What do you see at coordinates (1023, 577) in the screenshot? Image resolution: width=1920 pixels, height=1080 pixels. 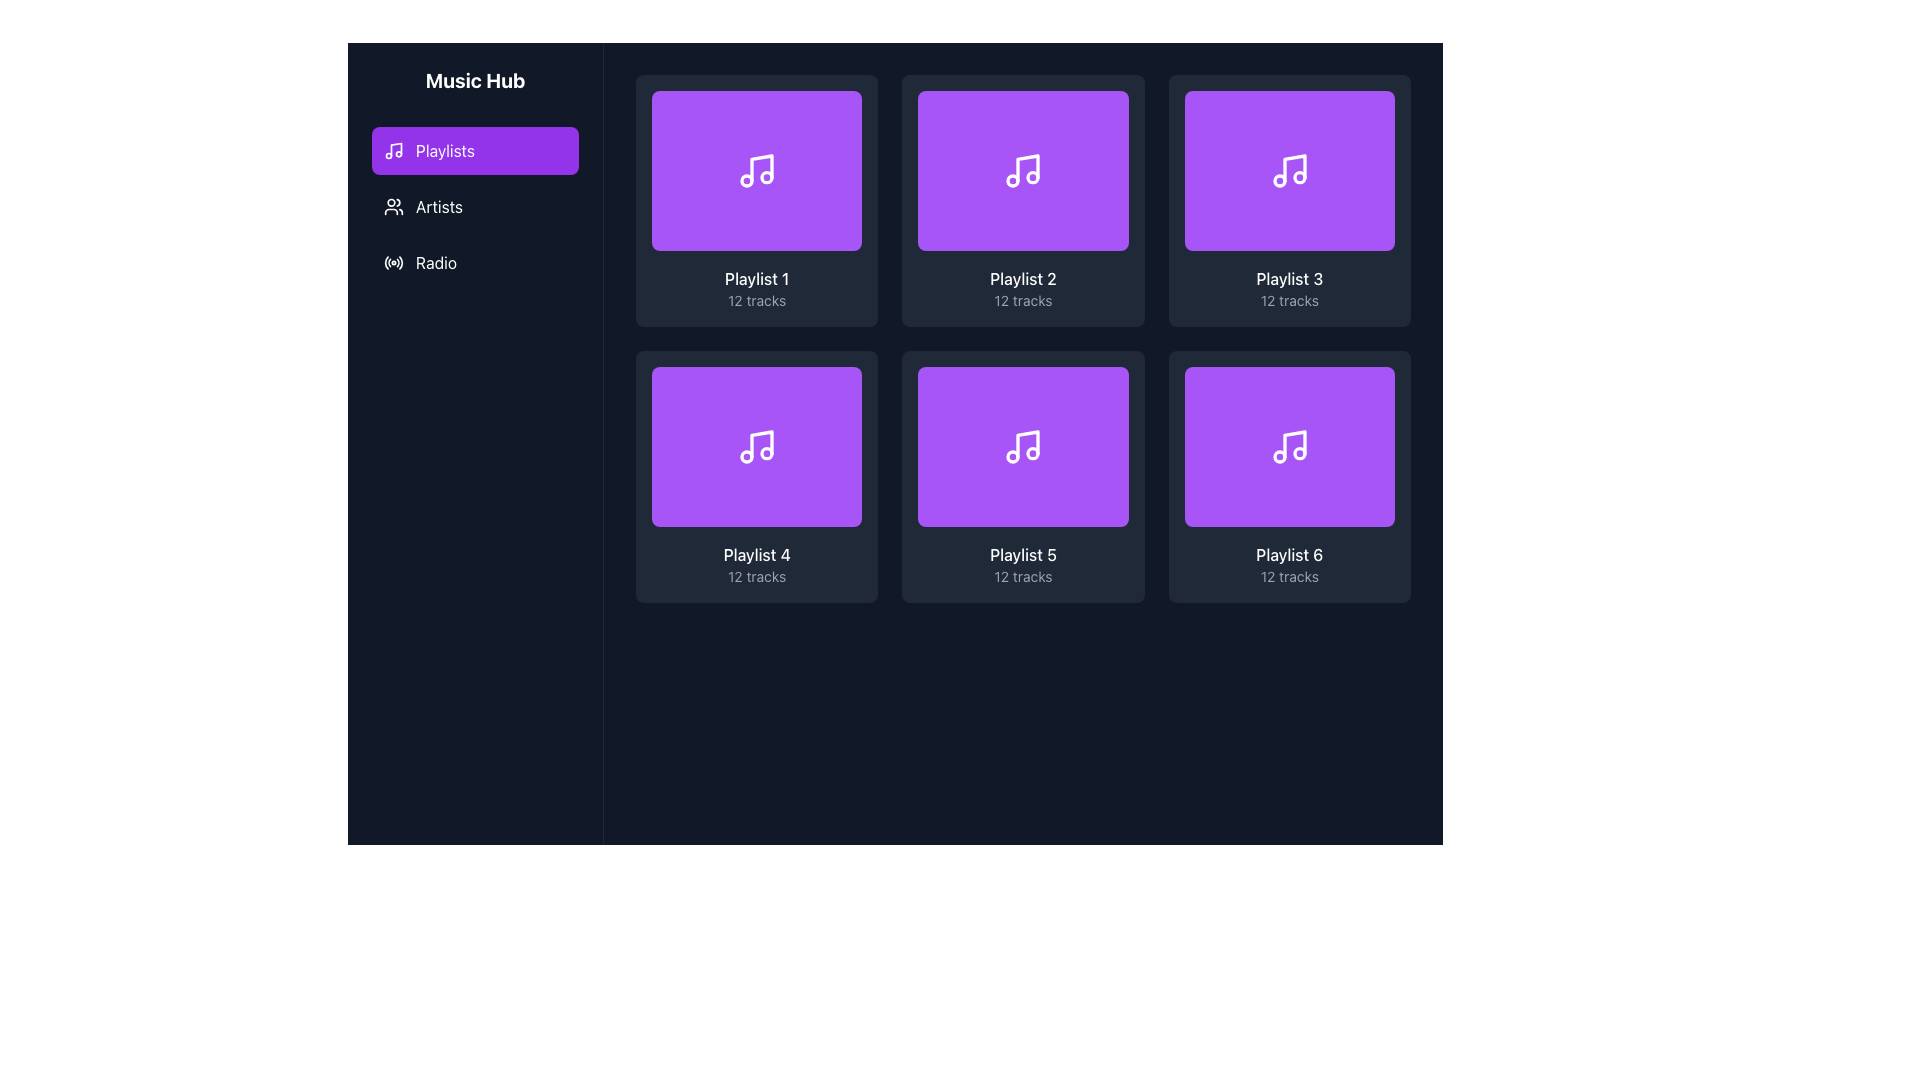 I see `the text label that provides information about the number of tracks in 'Playlist 5', located at the bottom of the playlist card` at bounding box center [1023, 577].